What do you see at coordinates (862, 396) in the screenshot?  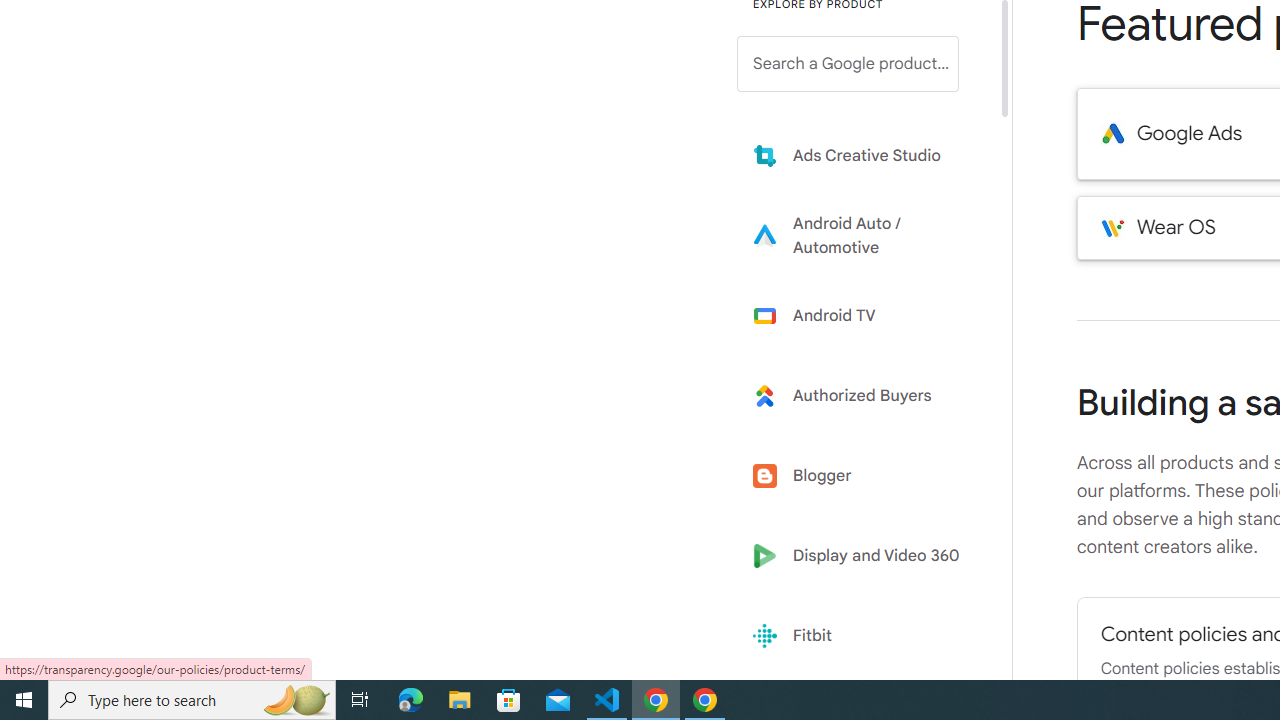 I see `'Learn more about Authorized Buyers'` at bounding box center [862, 396].